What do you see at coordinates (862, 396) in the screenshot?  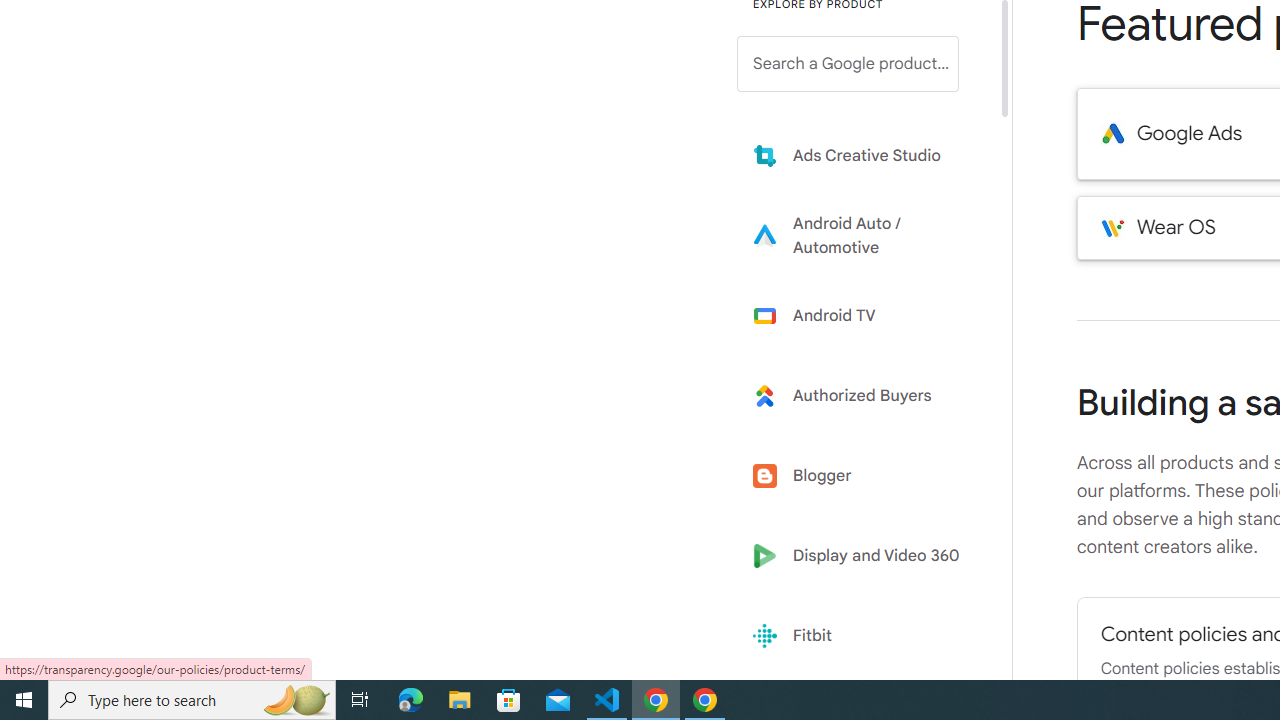 I see `'Learn more about Authorized Buyers'` at bounding box center [862, 396].